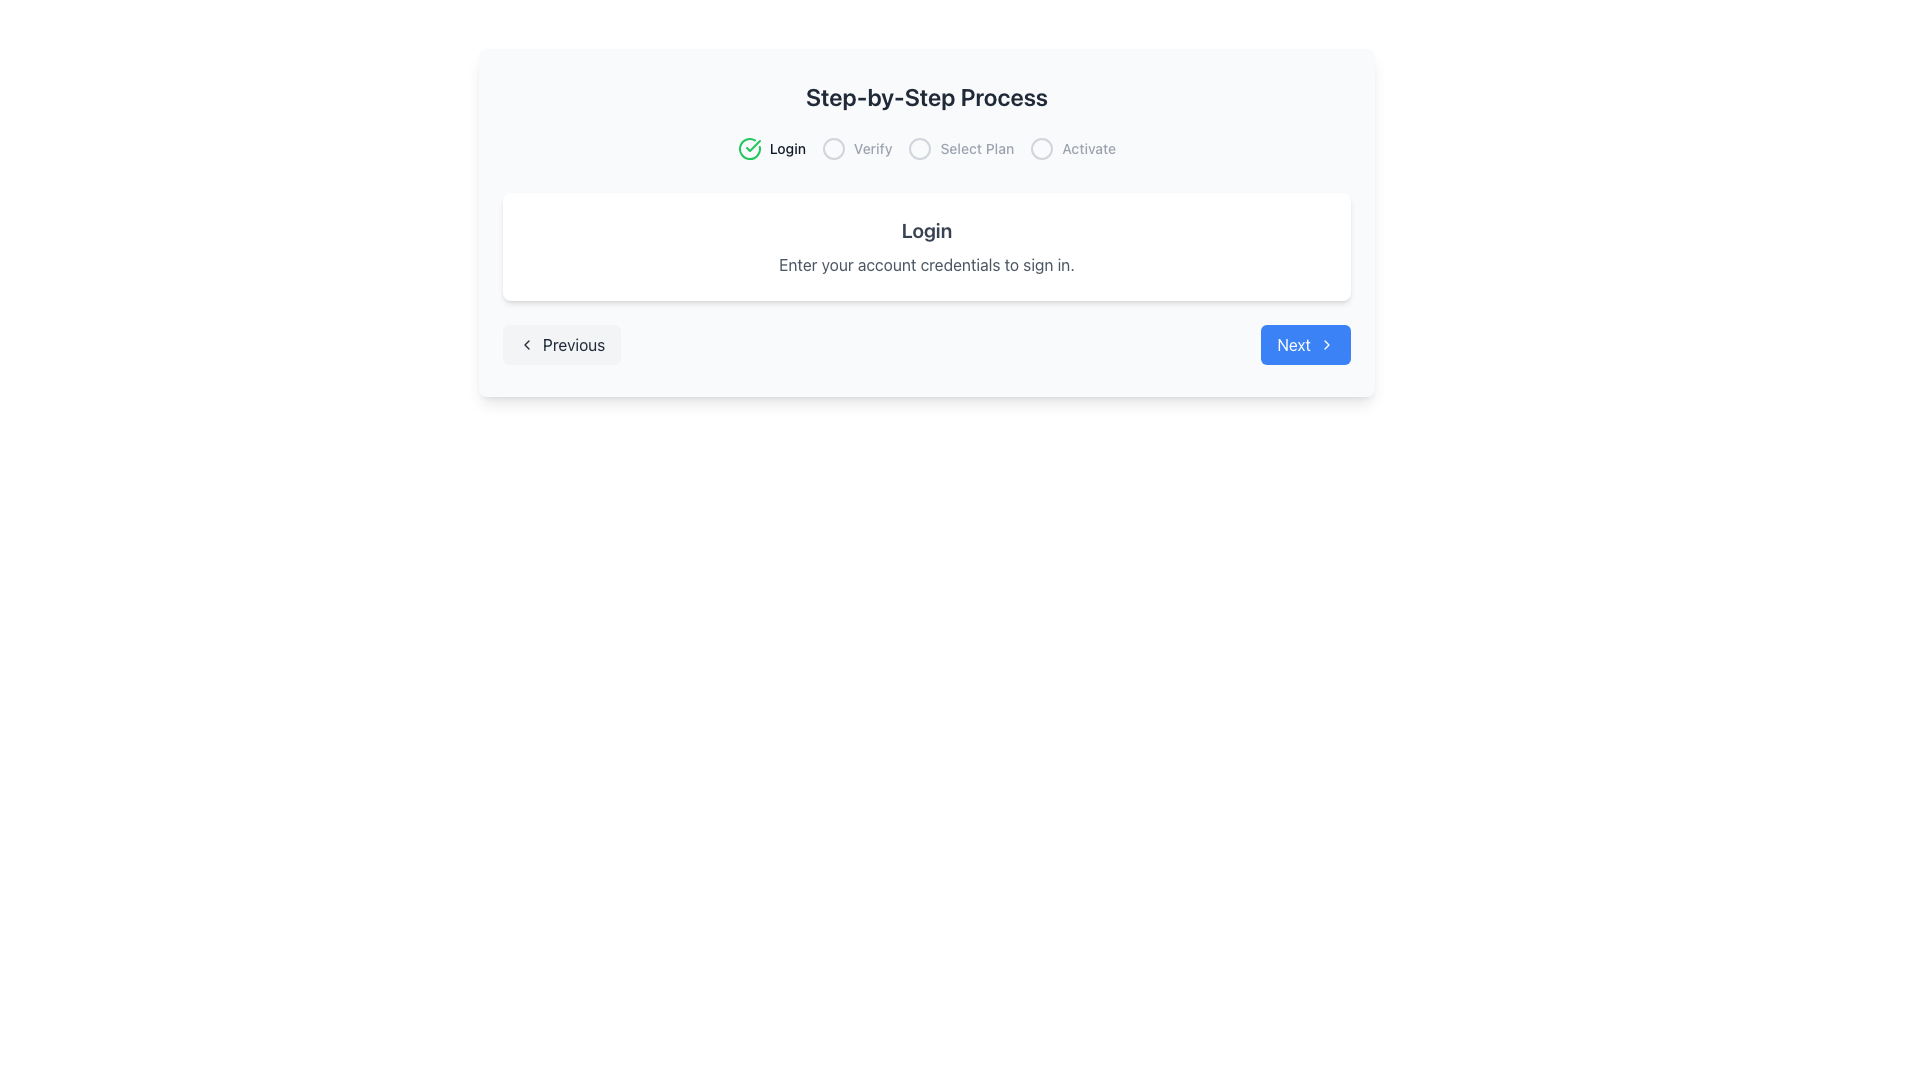 This screenshot has width=1920, height=1080. Describe the element at coordinates (786, 148) in the screenshot. I see `the 'Login' text label, which is styled in a medium-sized sans-serif font and is black in color, located to the right of a check mark icon in a horizontal layout near the top of the interface` at that location.